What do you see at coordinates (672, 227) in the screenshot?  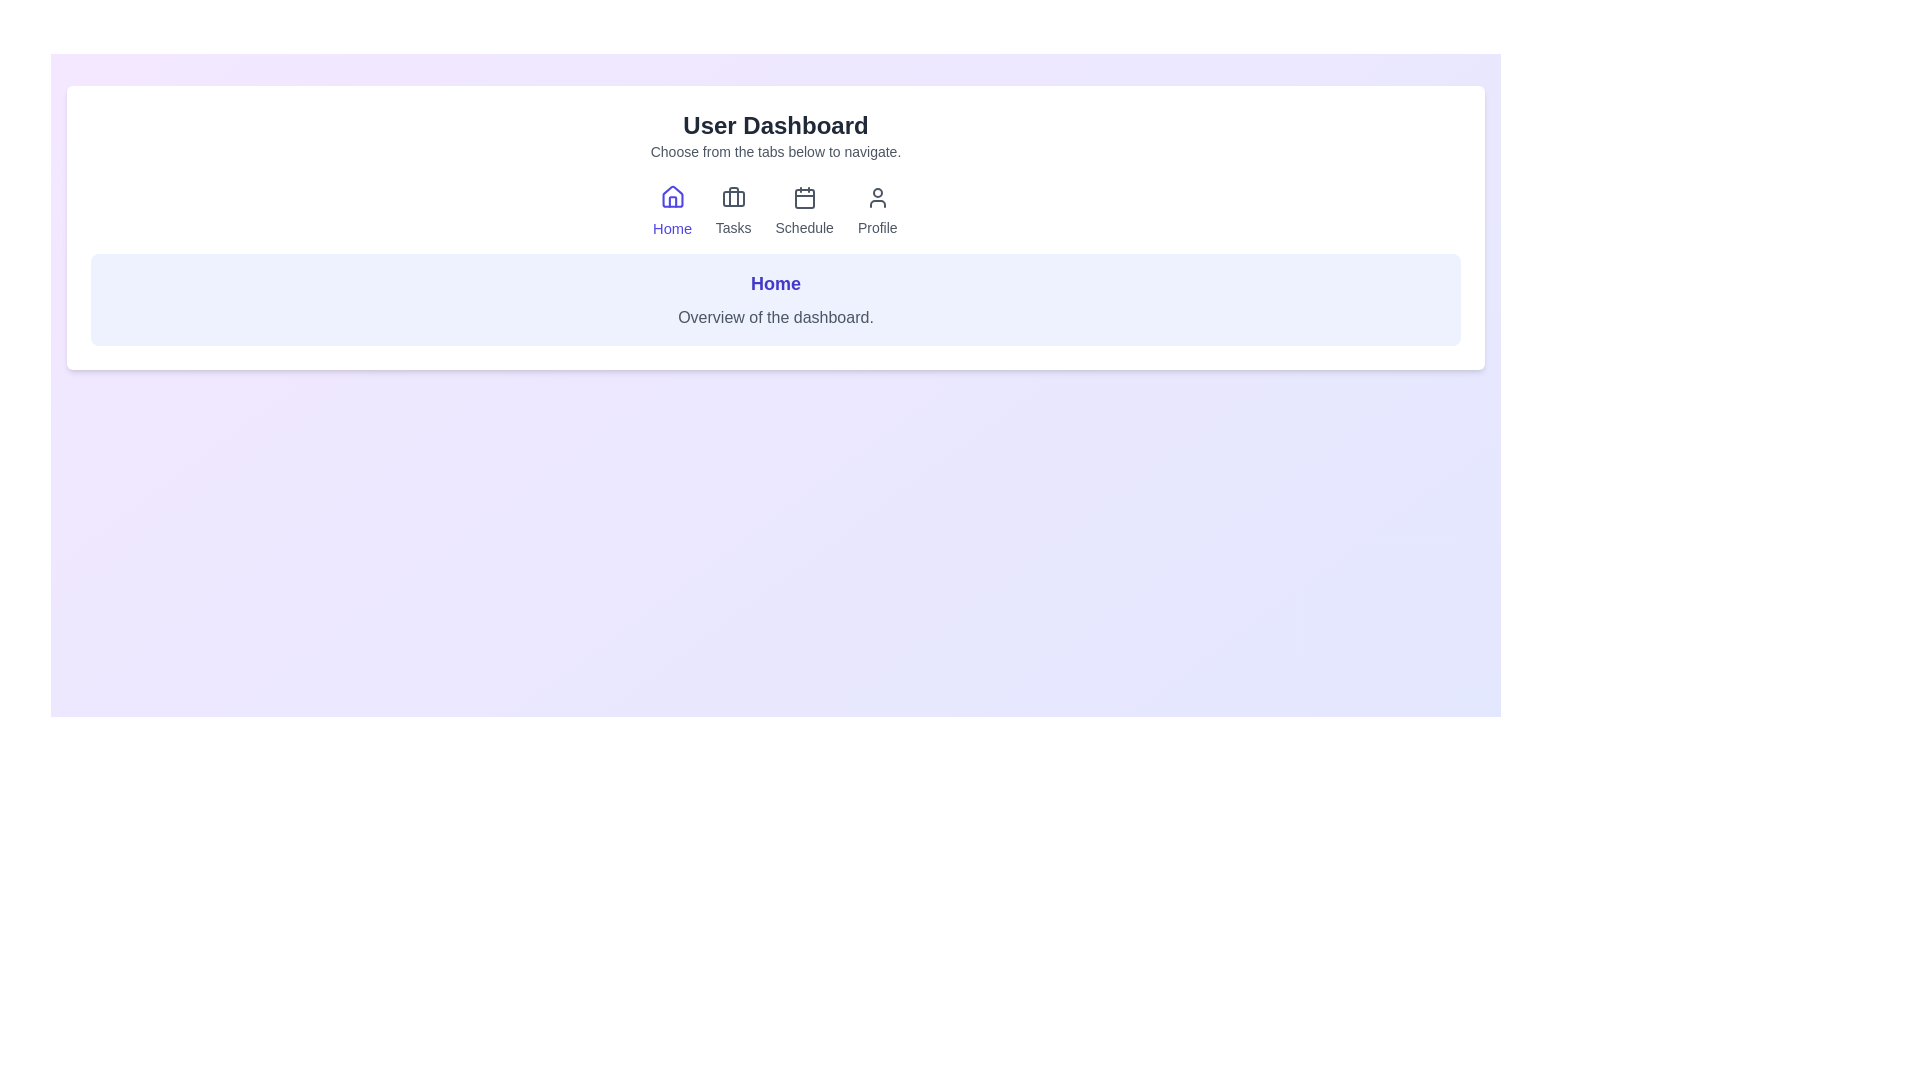 I see `the 'Home' text label located in the navigation bar under the house icon` at bounding box center [672, 227].